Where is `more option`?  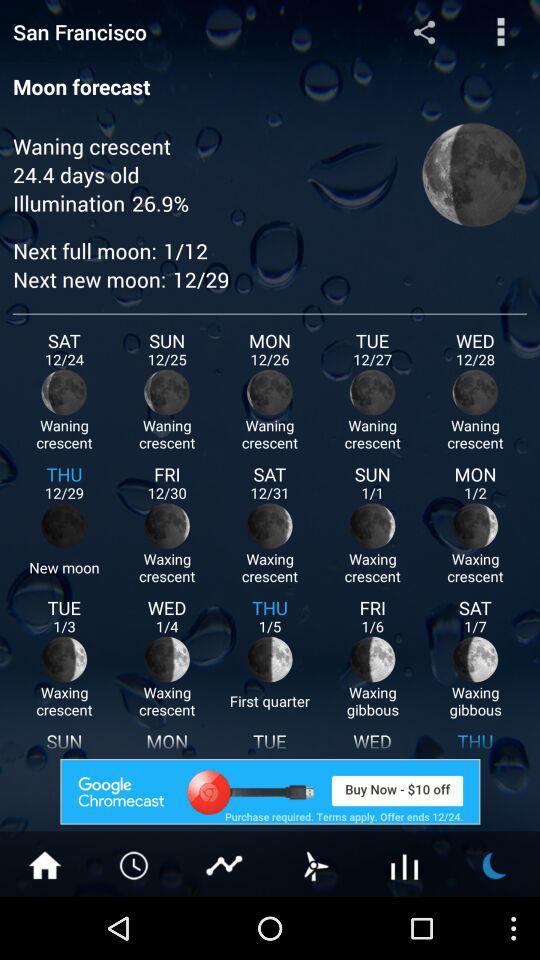 more option is located at coordinates (500, 30).